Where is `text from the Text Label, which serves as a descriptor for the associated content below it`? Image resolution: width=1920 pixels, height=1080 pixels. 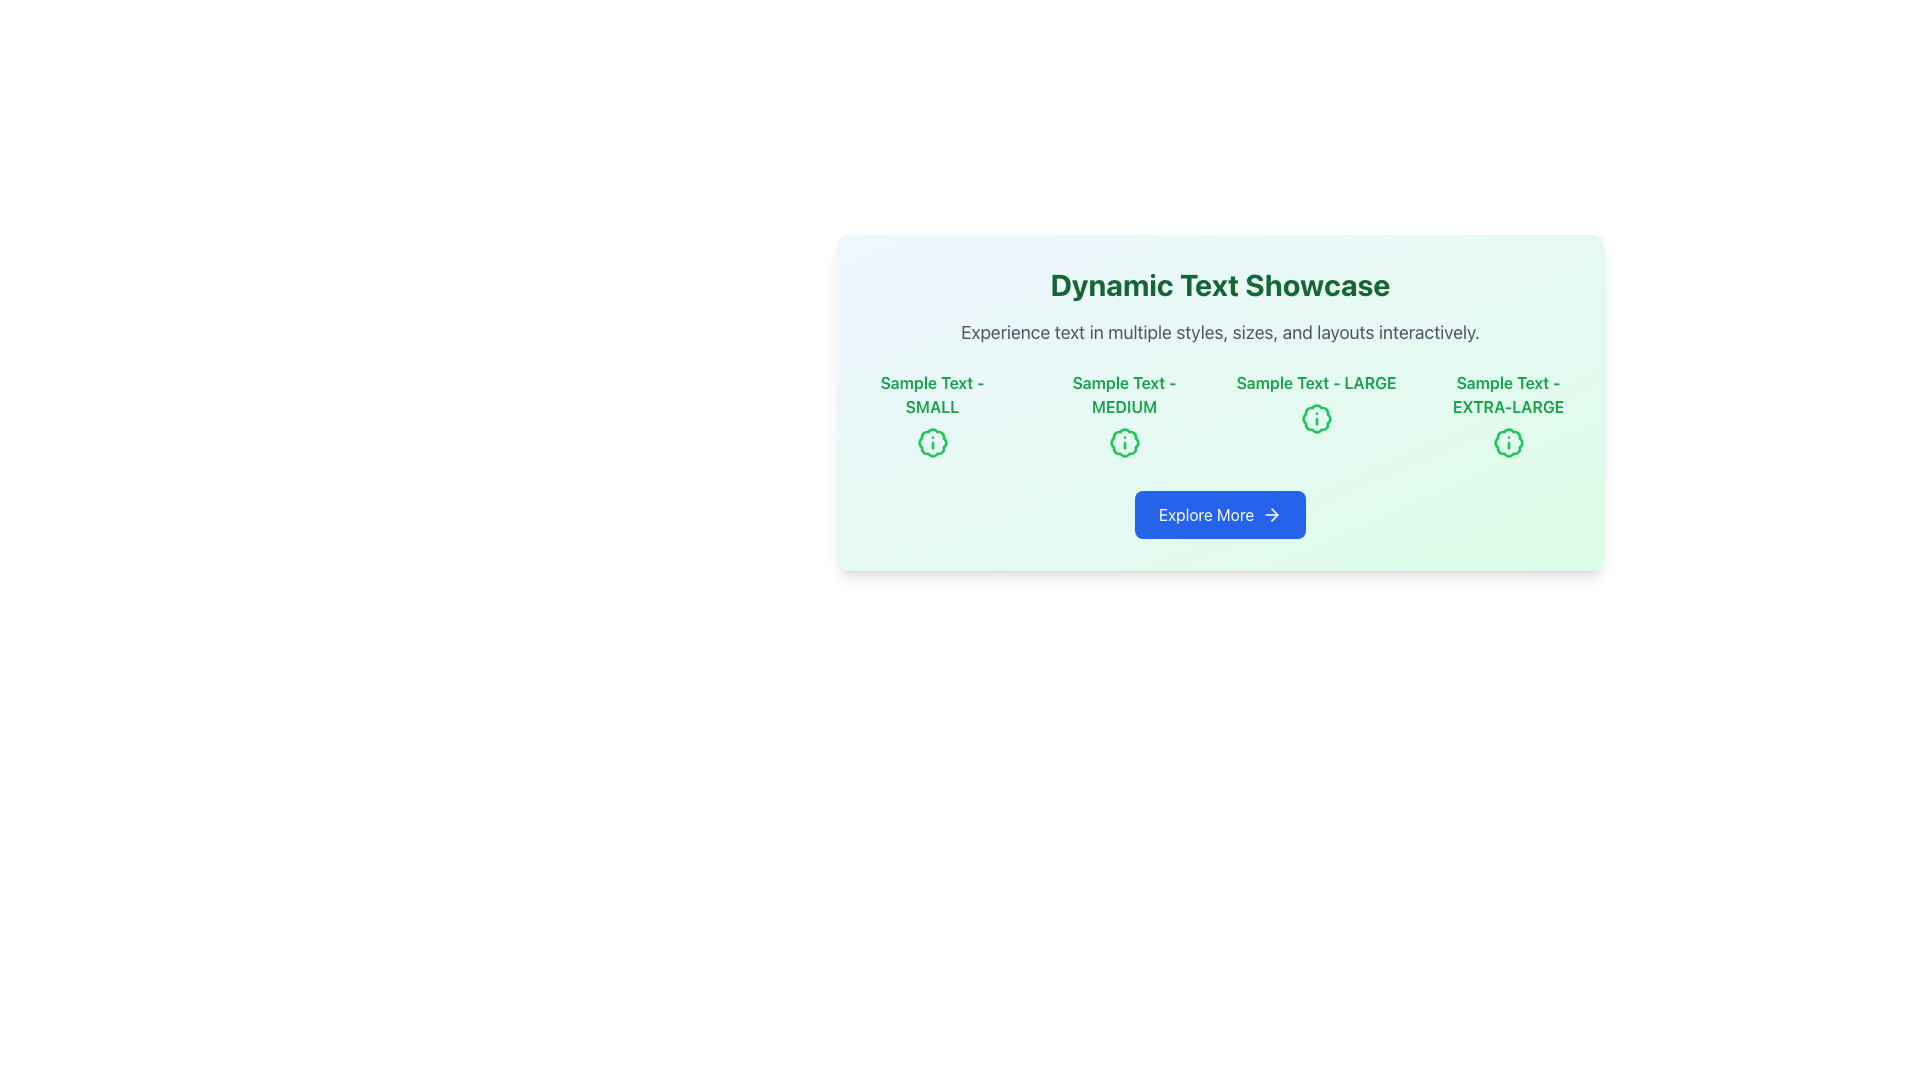
text from the Text Label, which serves as a descriptor for the associated content below it is located at coordinates (931, 394).